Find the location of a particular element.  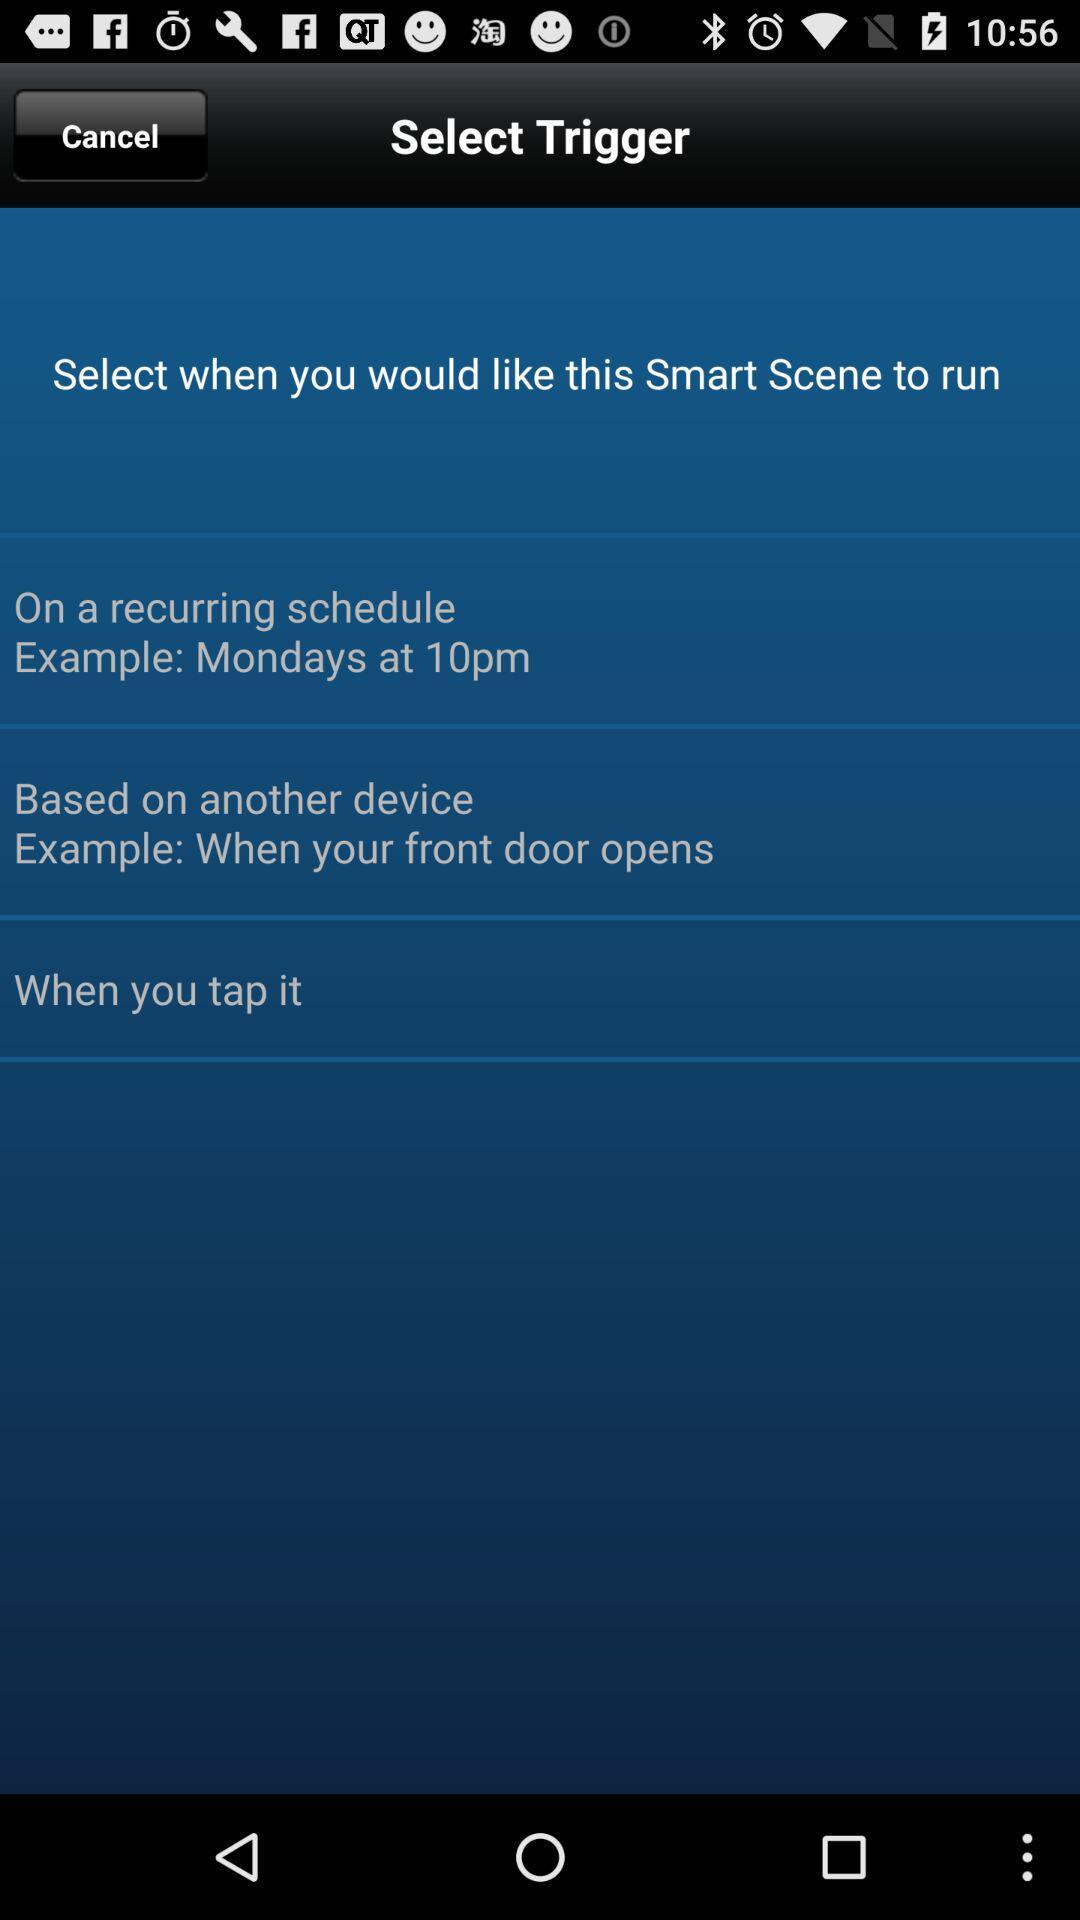

based on another item is located at coordinates (540, 821).